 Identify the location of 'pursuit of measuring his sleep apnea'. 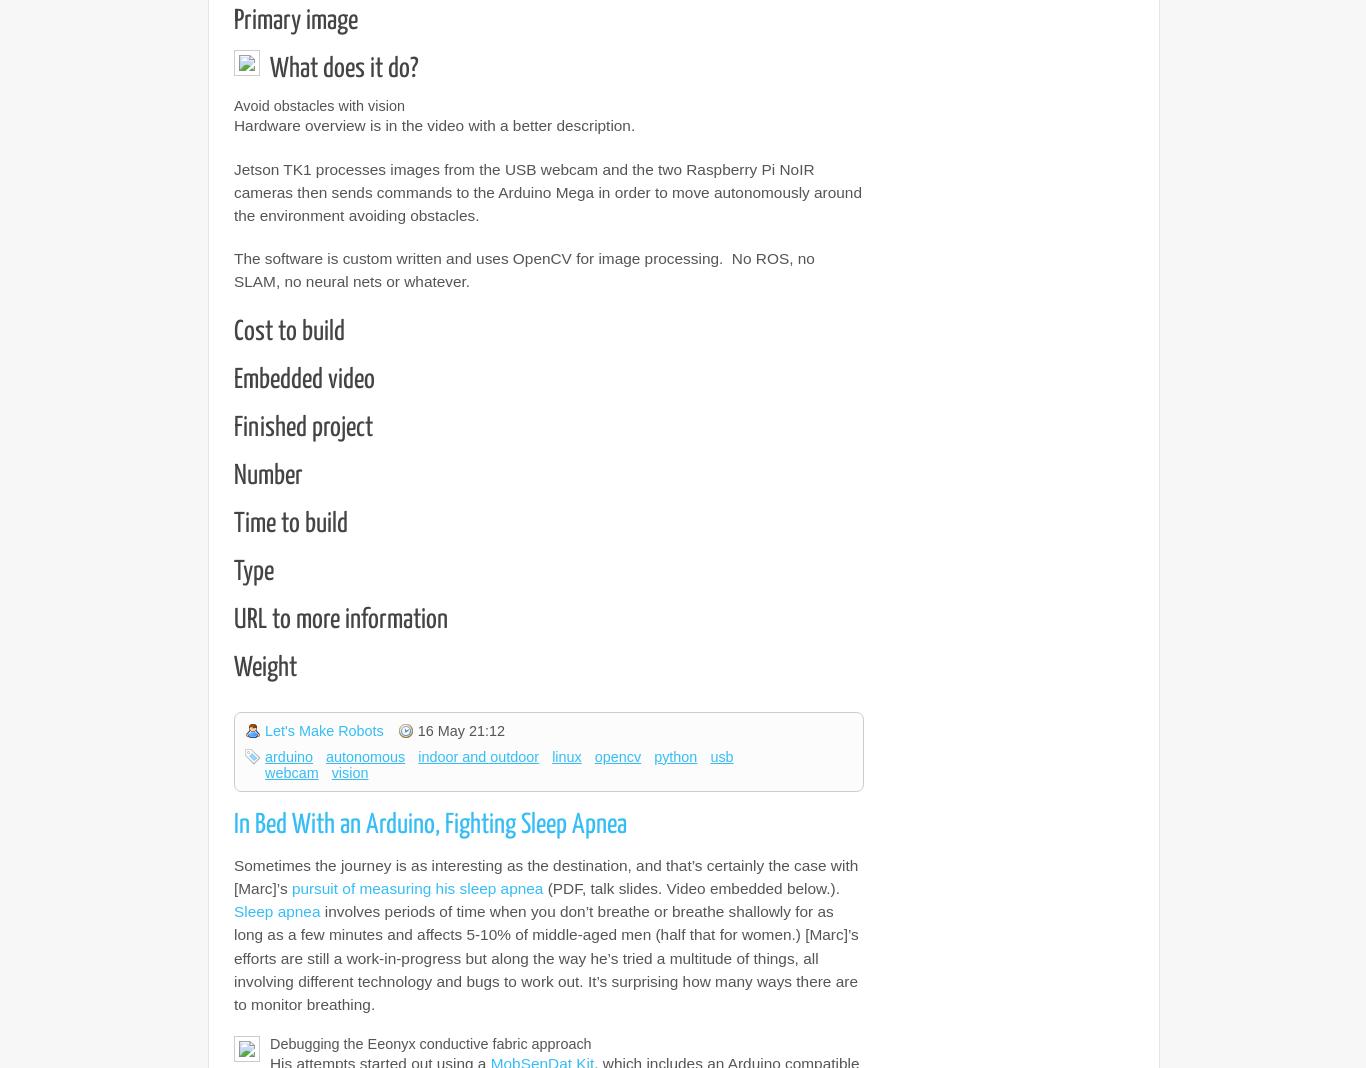
(290, 887).